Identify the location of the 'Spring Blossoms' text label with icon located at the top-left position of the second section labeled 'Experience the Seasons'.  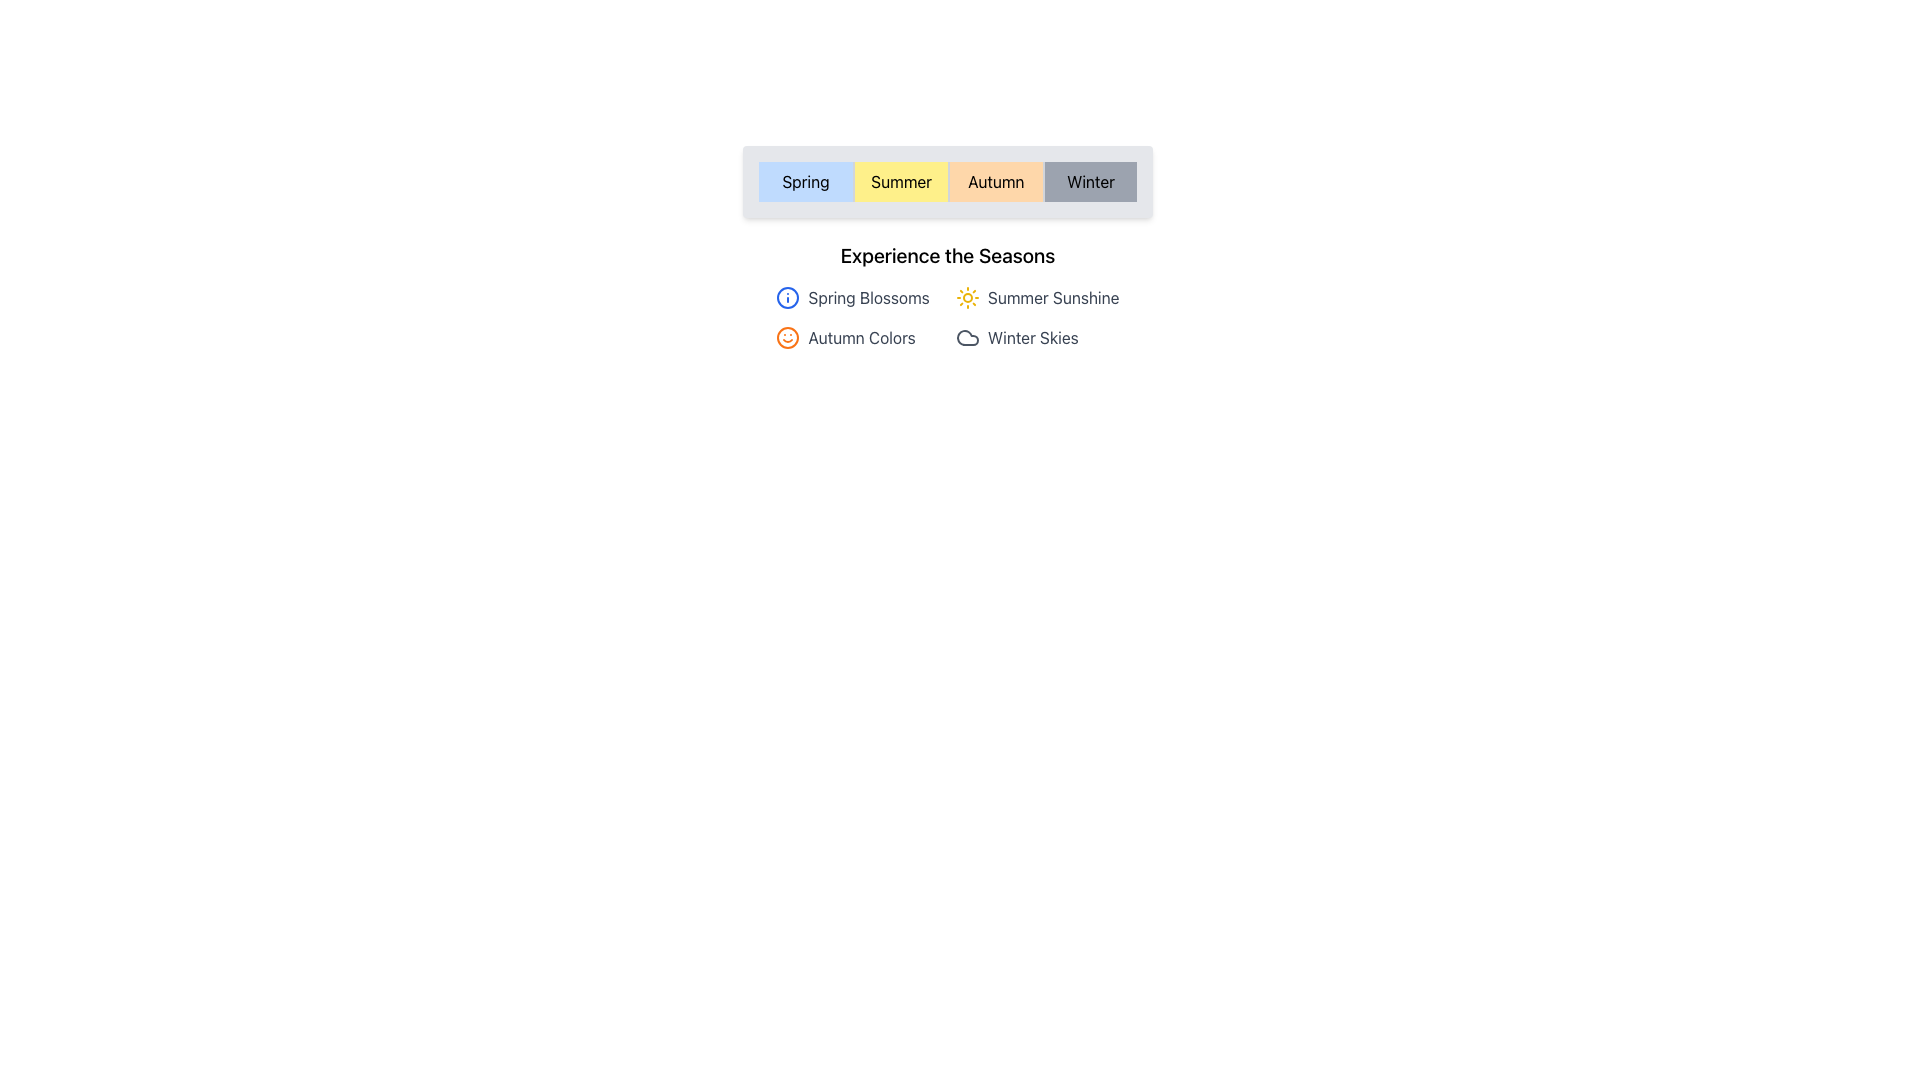
(858, 297).